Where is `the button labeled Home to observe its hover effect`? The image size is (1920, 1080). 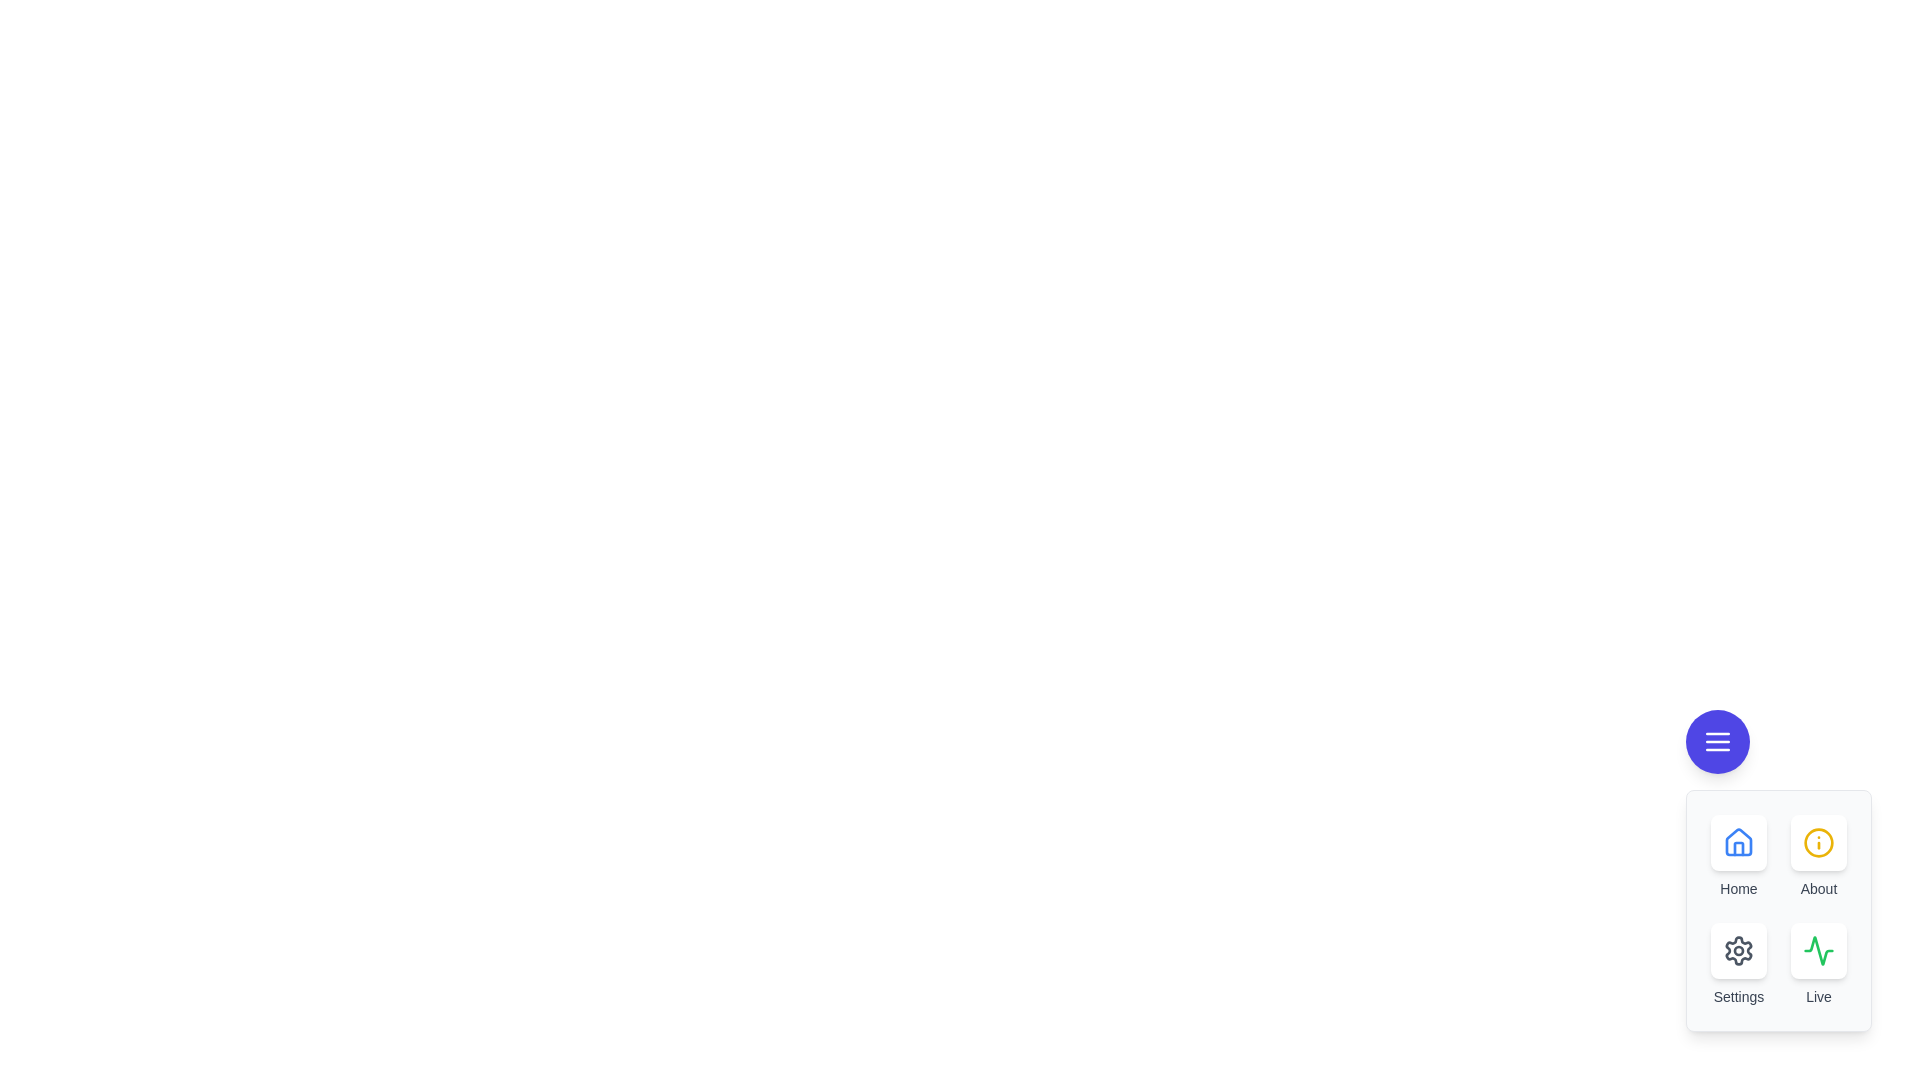 the button labeled Home to observe its hover effect is located at coordinates (1737, 843).